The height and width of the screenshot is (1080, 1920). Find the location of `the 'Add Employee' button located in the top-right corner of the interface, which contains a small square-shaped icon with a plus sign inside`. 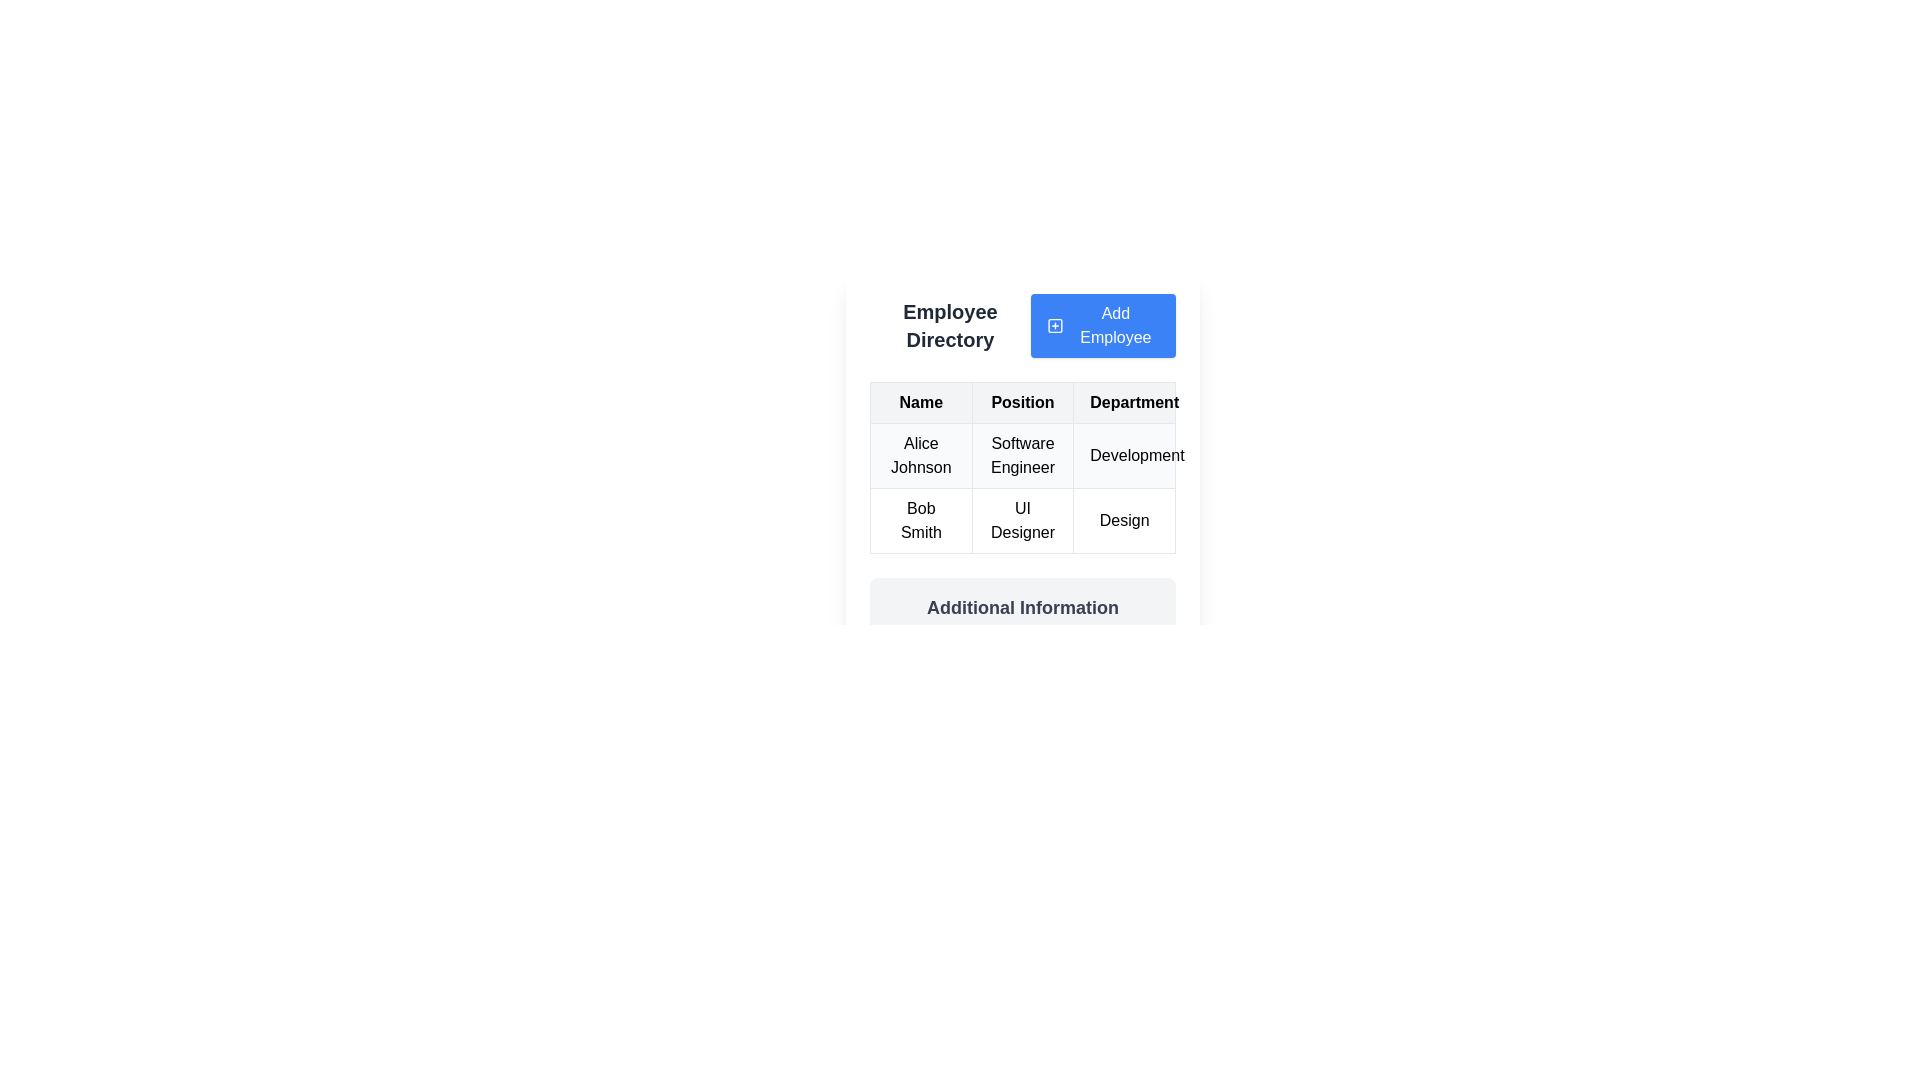

the 'Add Employee' button located in the top-right corner of the interface, which contains a small square-shaped icon with a plus sign inside is located at coordinates (1054, 325).